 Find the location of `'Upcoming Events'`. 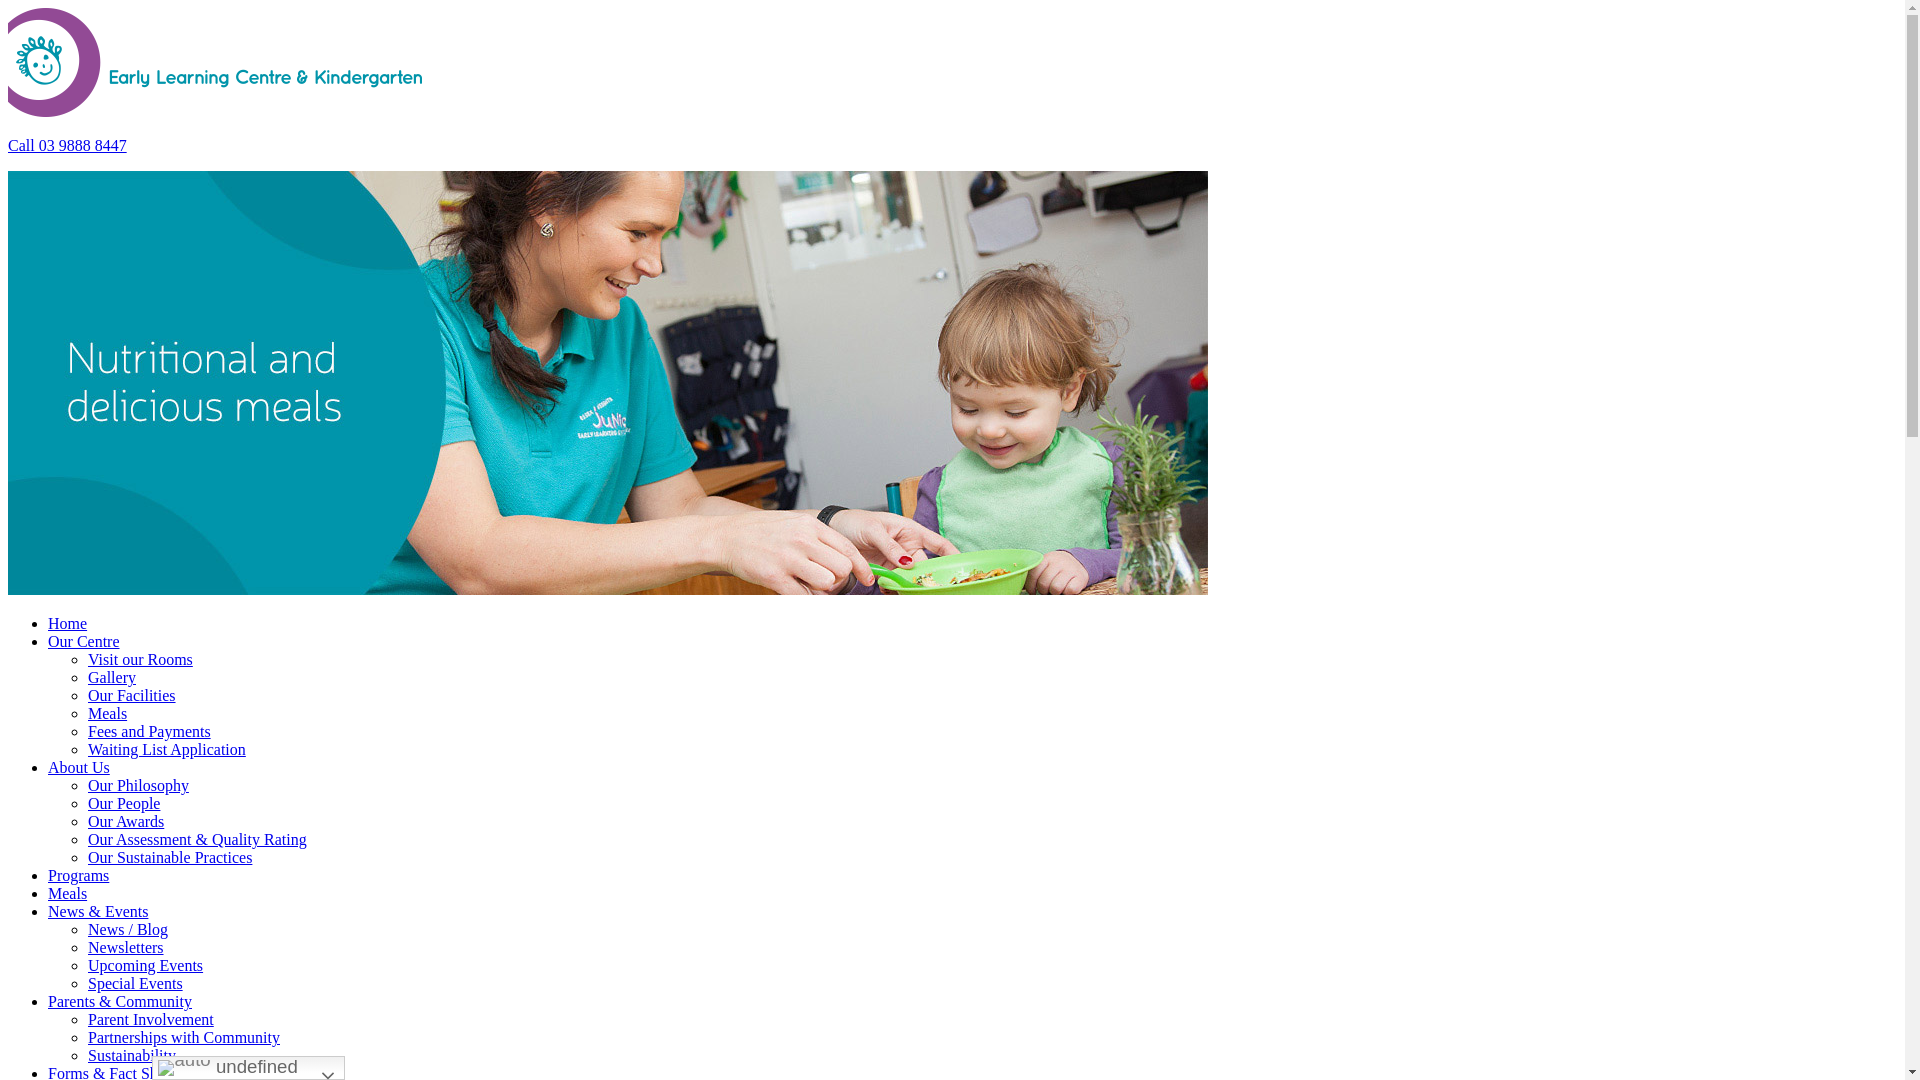

'Upcoming Events' is located at coordinates (144, 964).